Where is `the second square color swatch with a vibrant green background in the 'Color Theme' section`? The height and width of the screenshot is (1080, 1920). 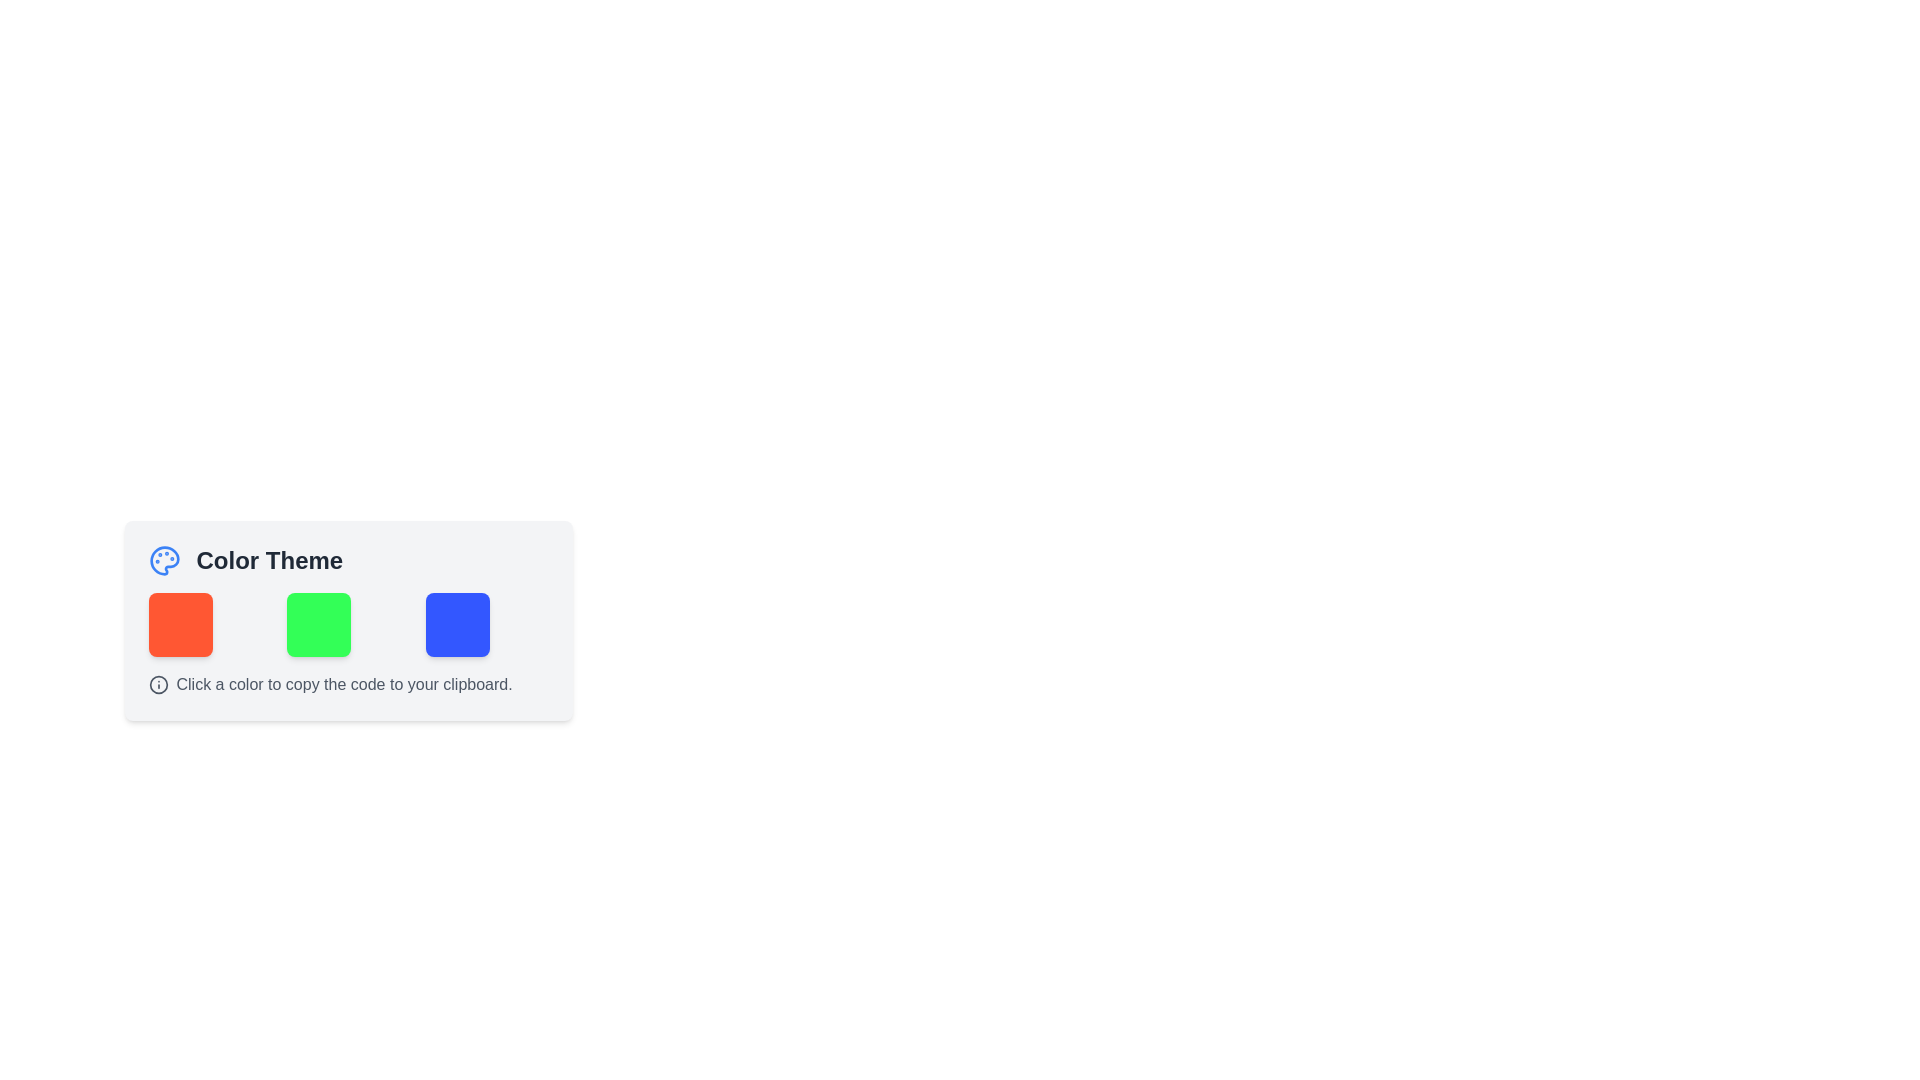 the second square color swatch with a vibrant green background in the 'Color Theme' section is located at coordinates (348, 620).